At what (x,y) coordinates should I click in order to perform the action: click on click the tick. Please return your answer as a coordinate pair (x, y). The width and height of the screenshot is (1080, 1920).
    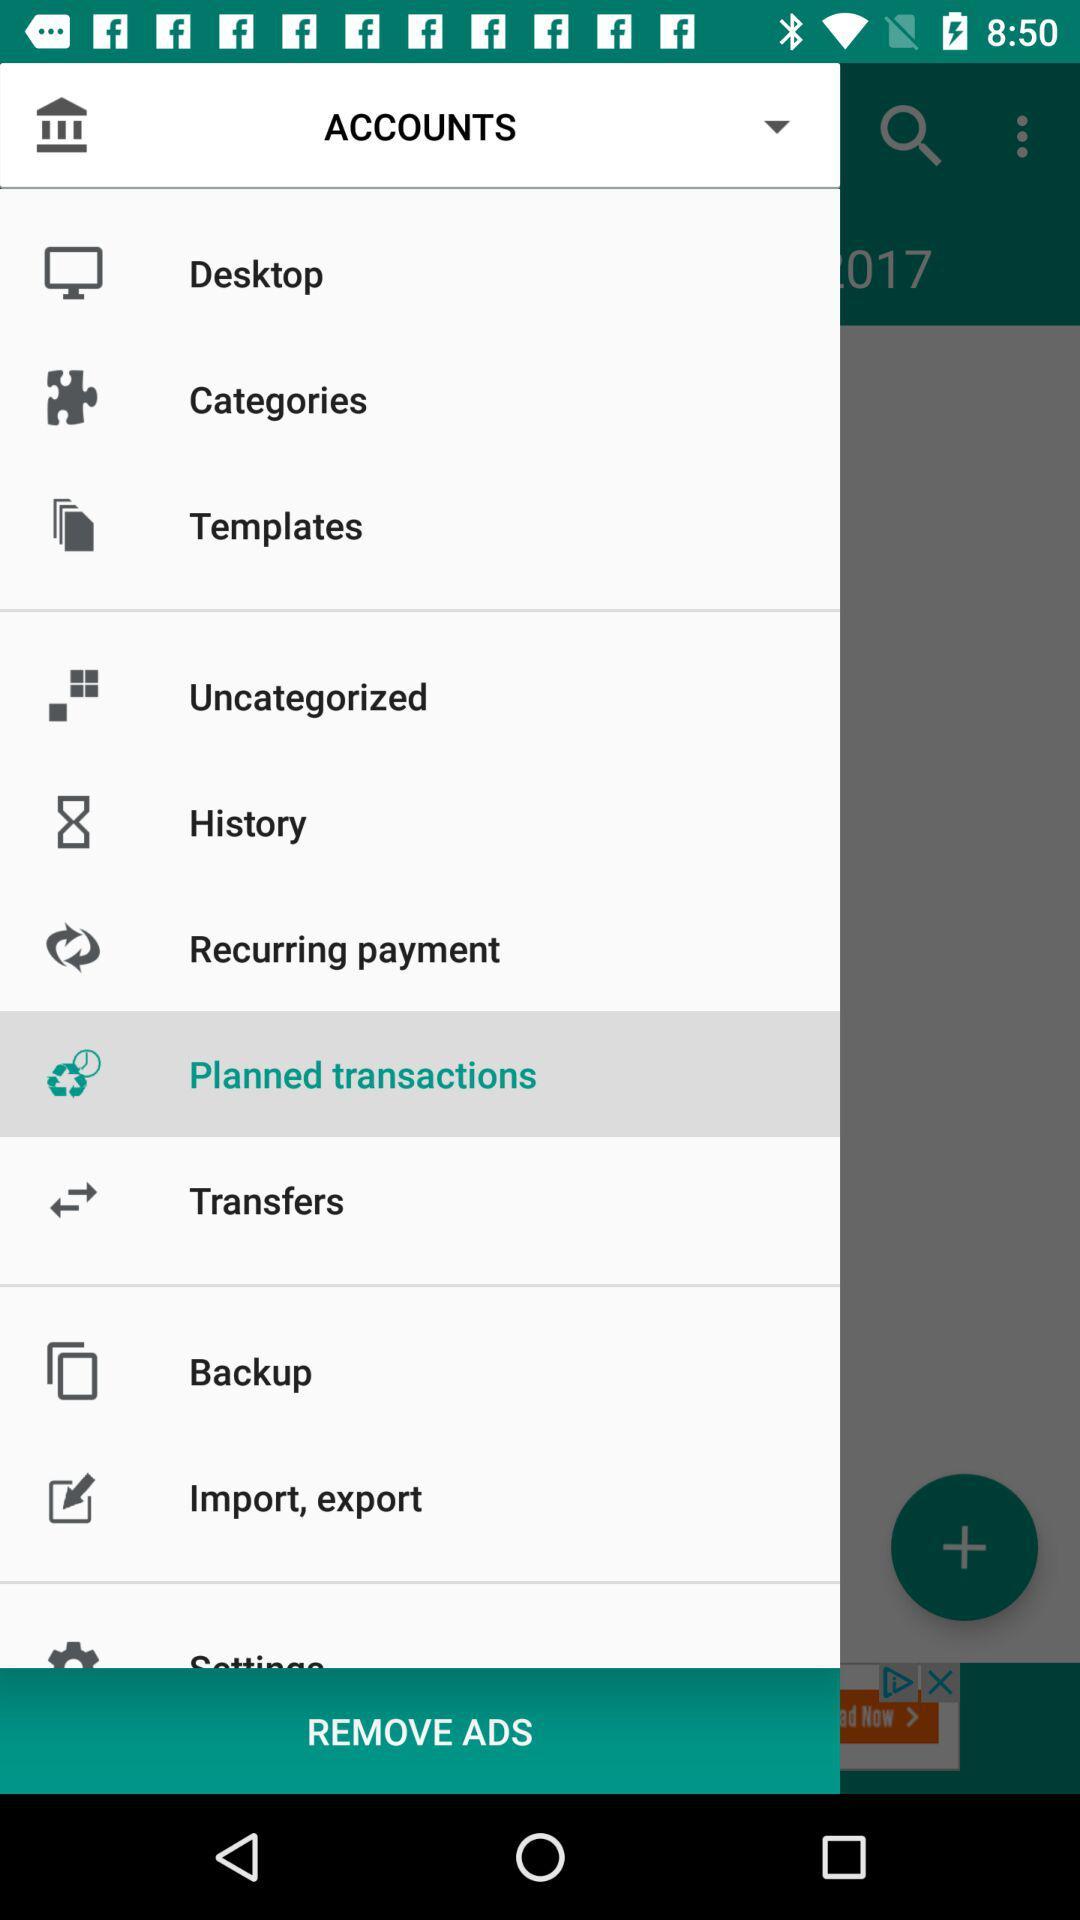
    Looking at the image, I should click on (963, 1546).